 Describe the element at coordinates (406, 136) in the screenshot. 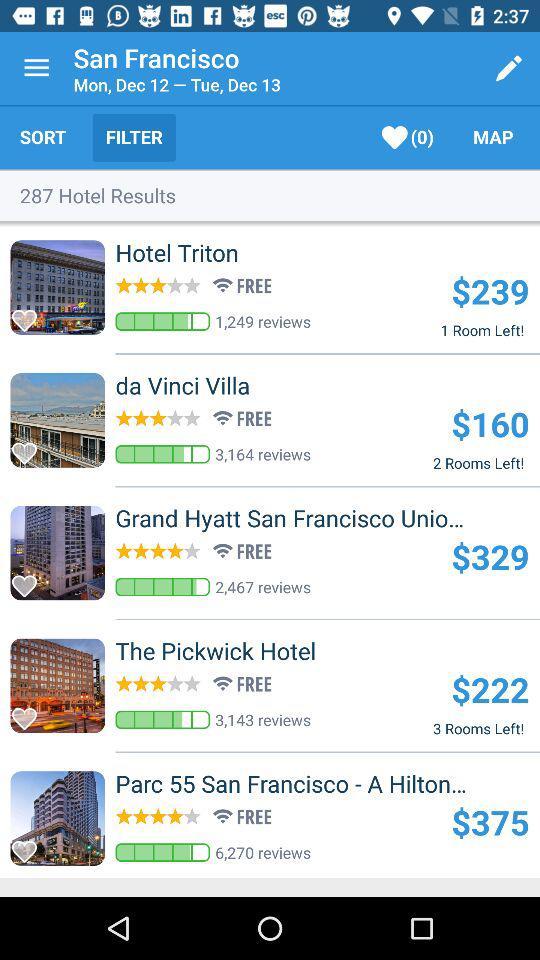

I see `item next to the filter item` at that location.